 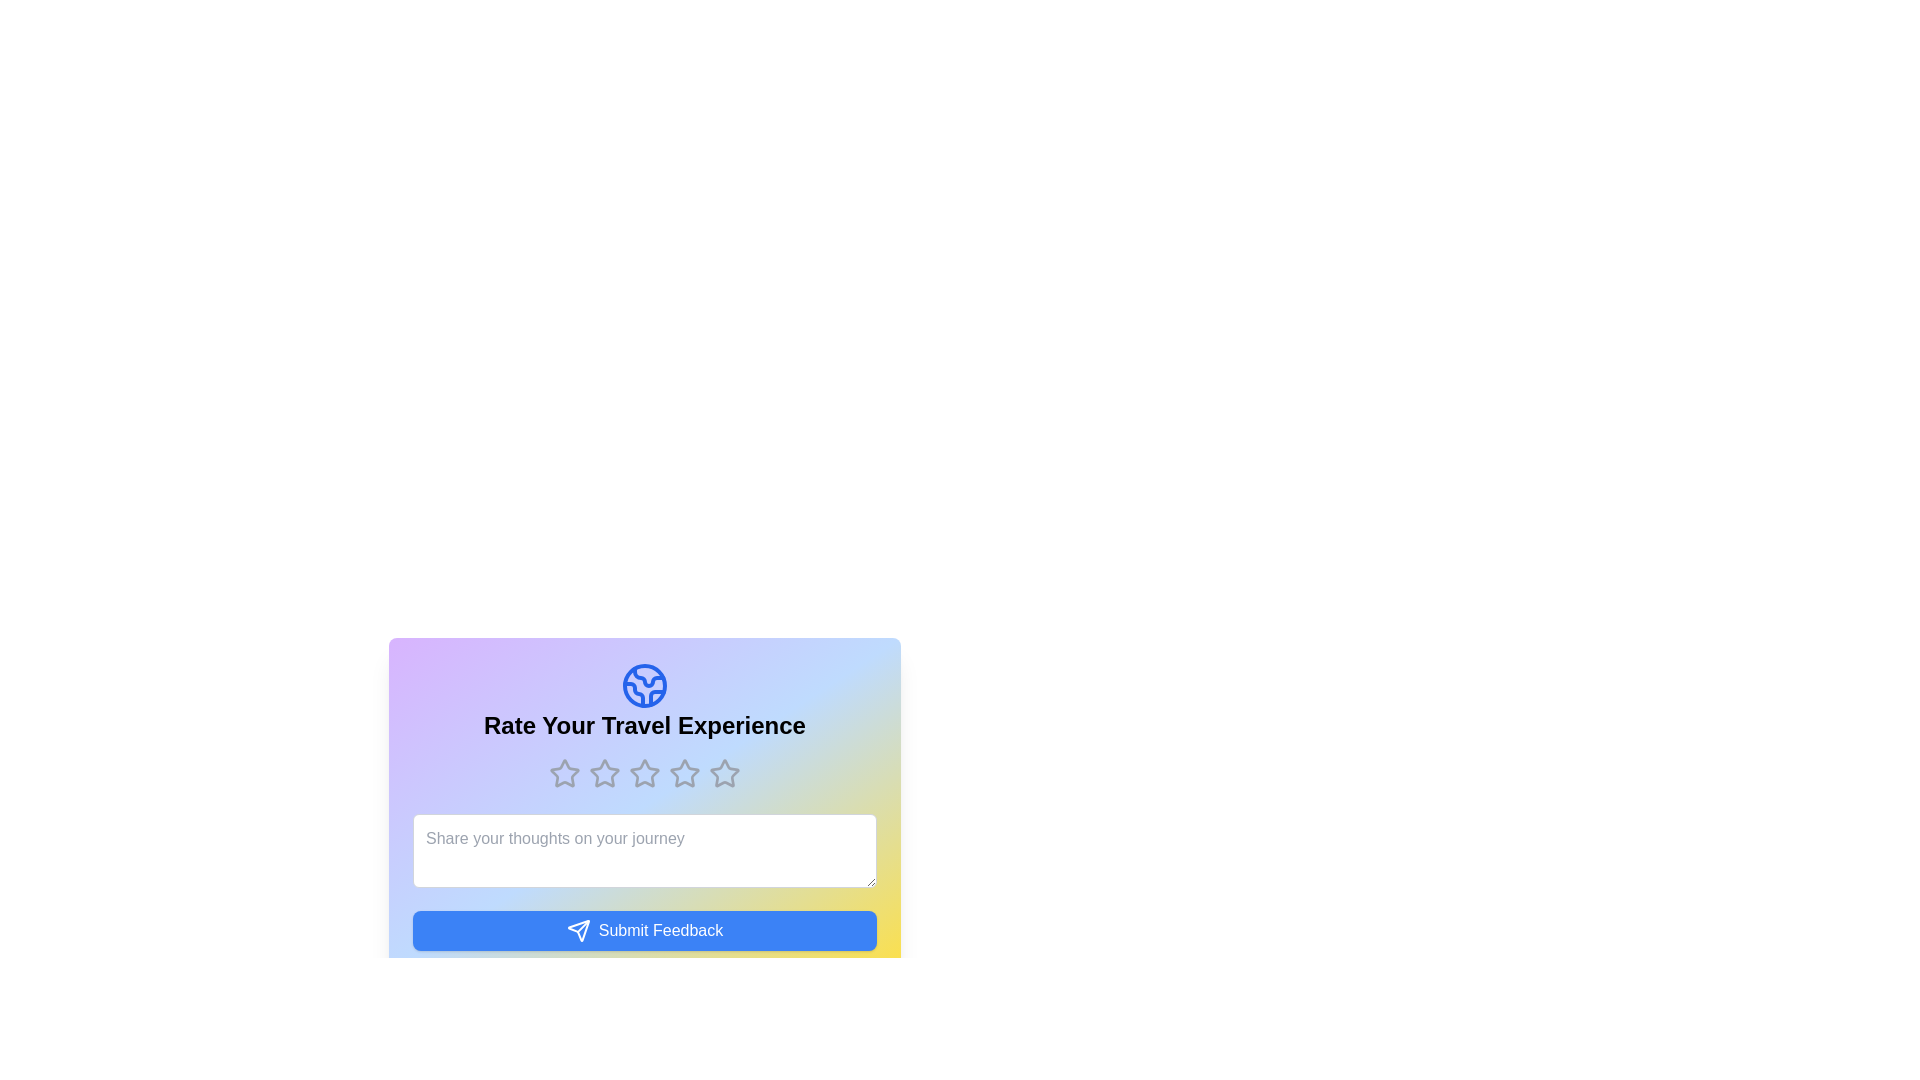 I want to click on the rating to 1 stars by clicking on the corresponding star, so click(x=564, y=773).